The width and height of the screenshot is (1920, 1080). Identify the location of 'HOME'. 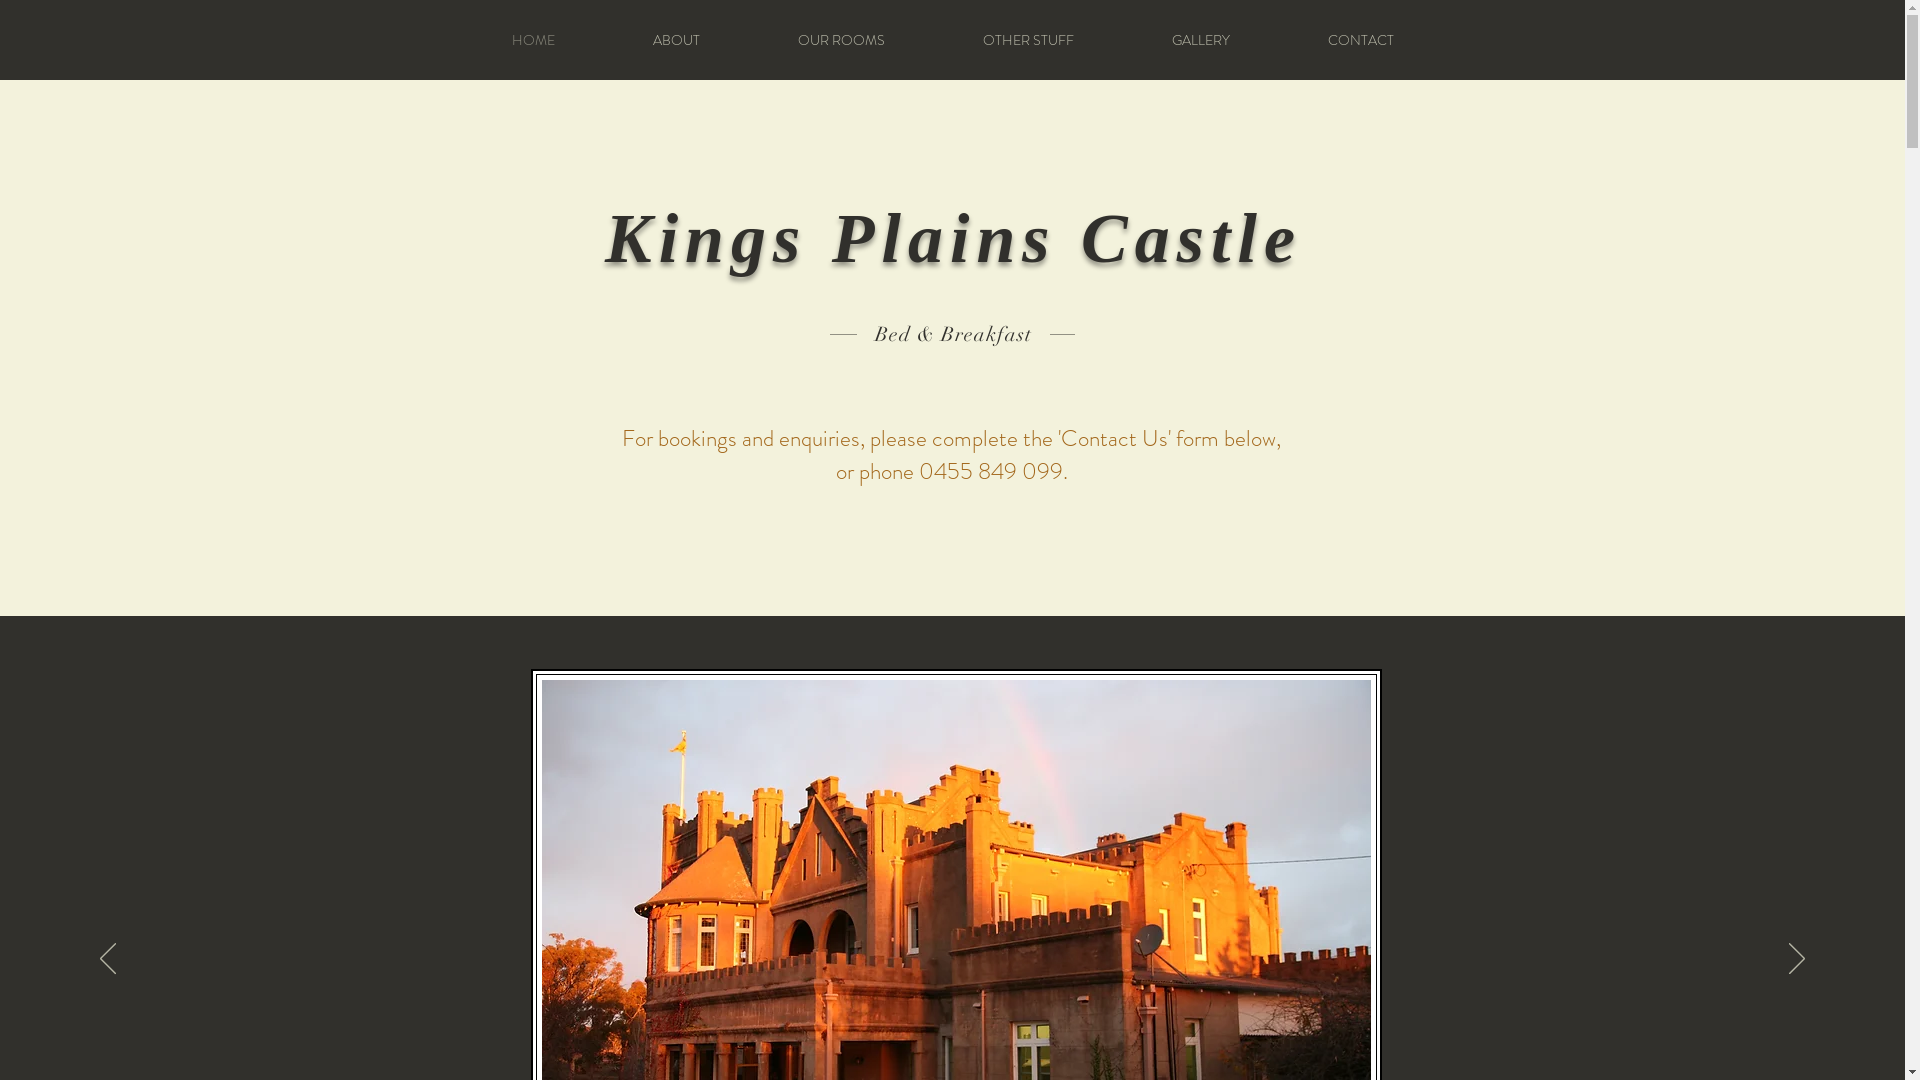
(532, 39).